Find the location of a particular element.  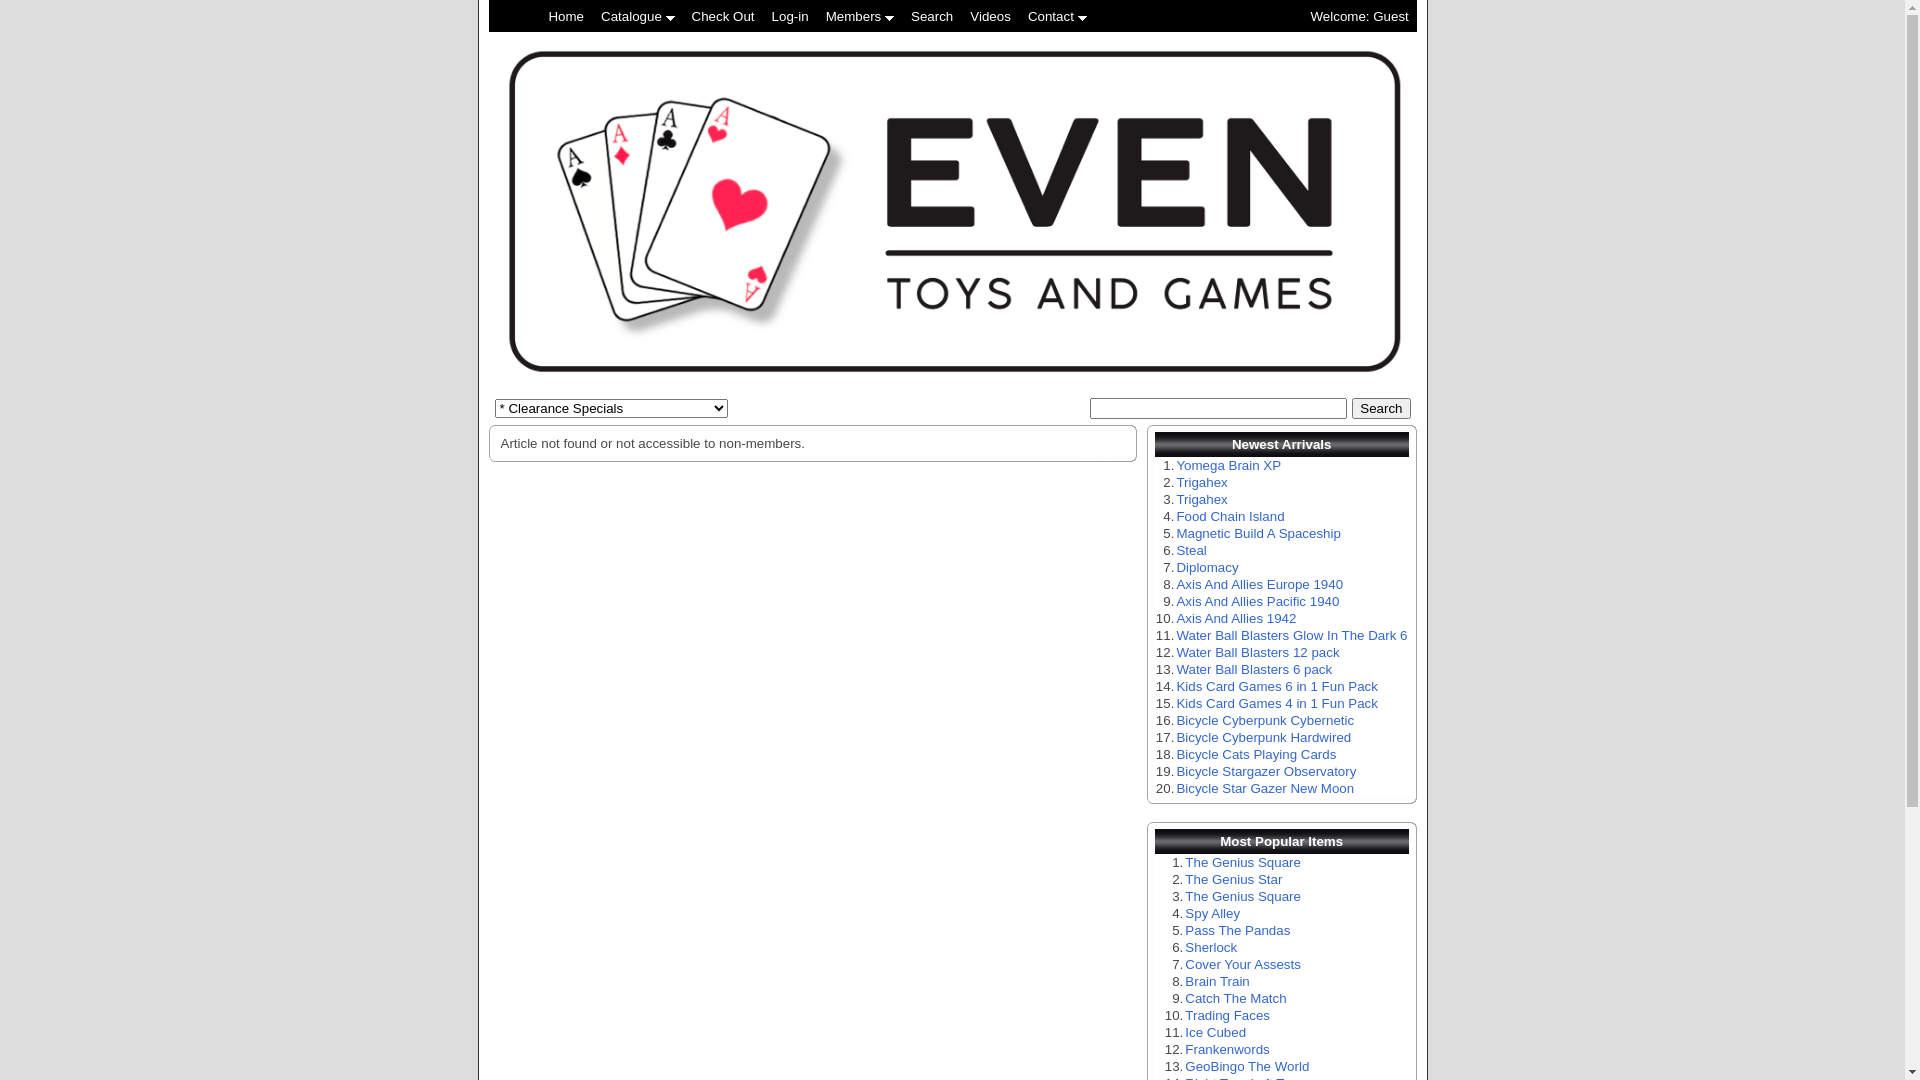

'Axis And Allies Pacific 1940' is located at coordinates (1256, 600).